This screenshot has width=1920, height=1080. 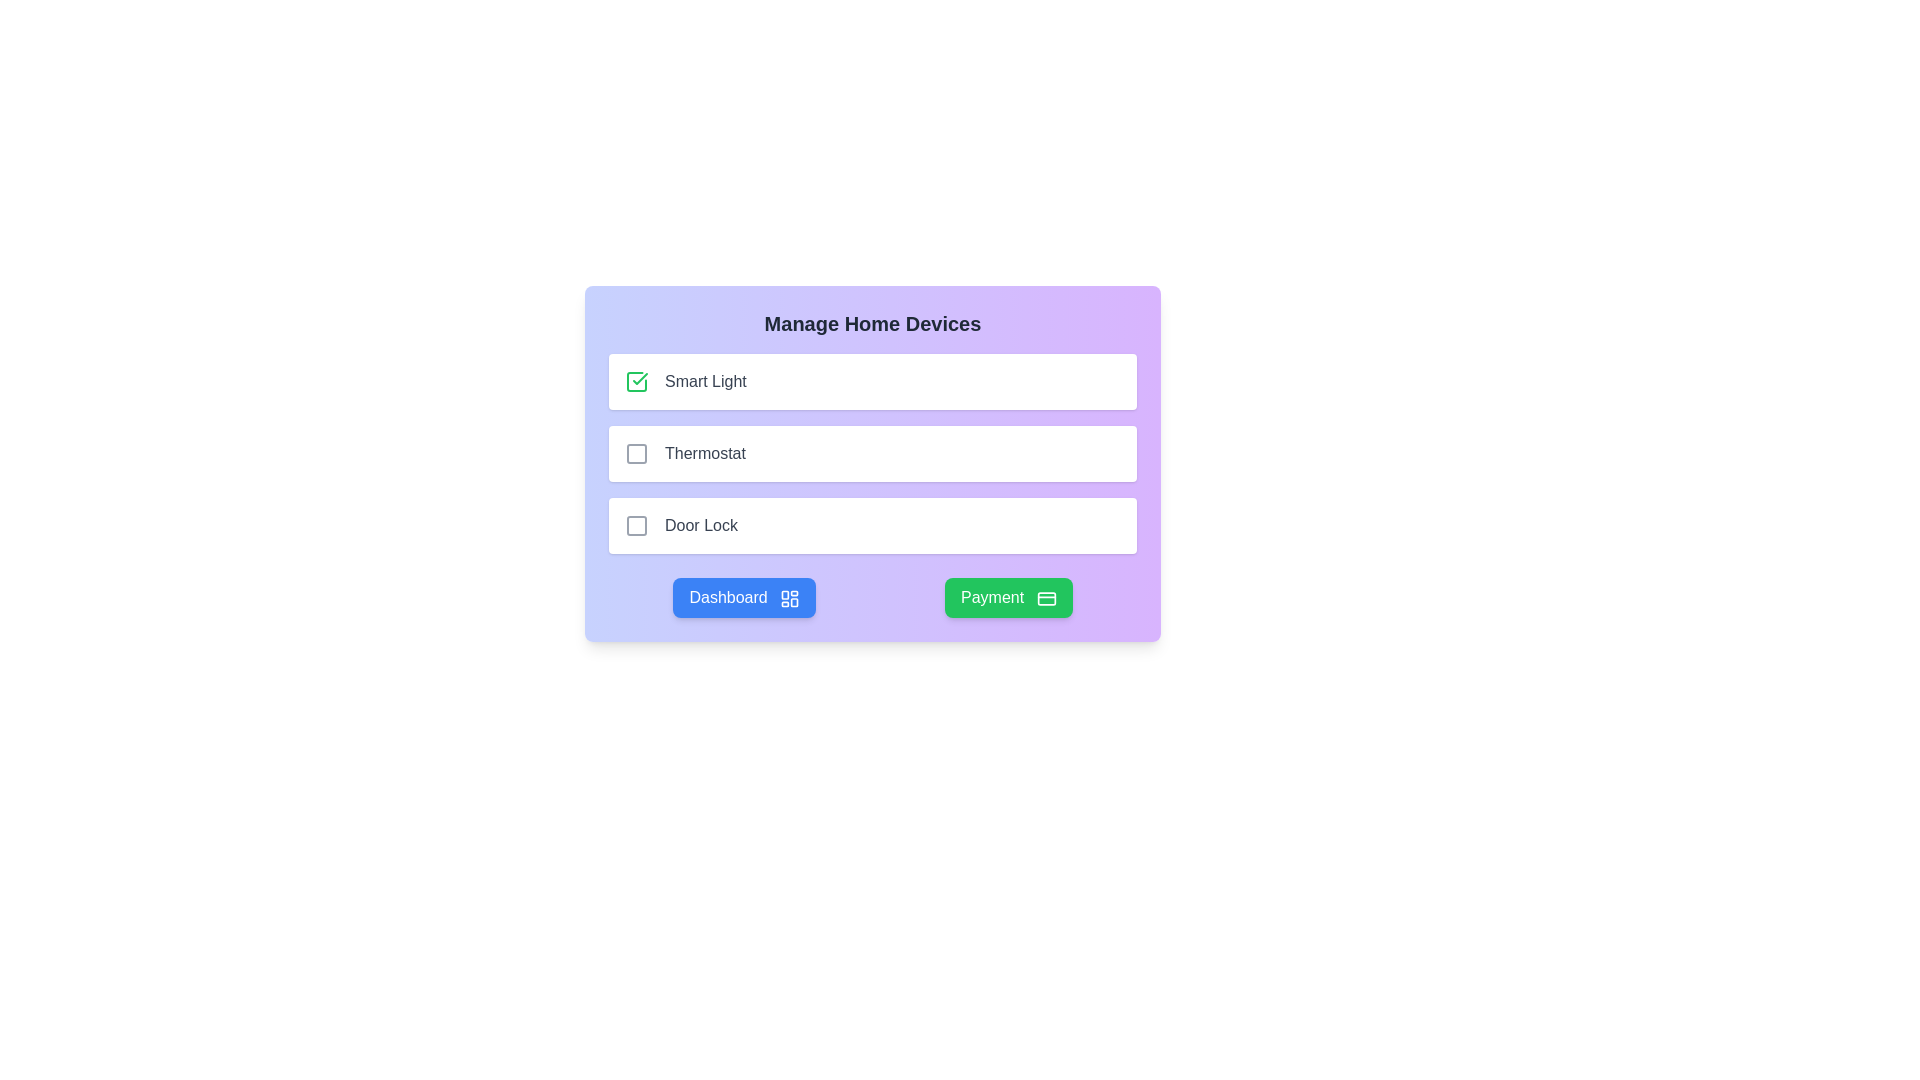 I want to click on the interactive checkbox for the 'Thermostat' option, so click(x=636, y=454).